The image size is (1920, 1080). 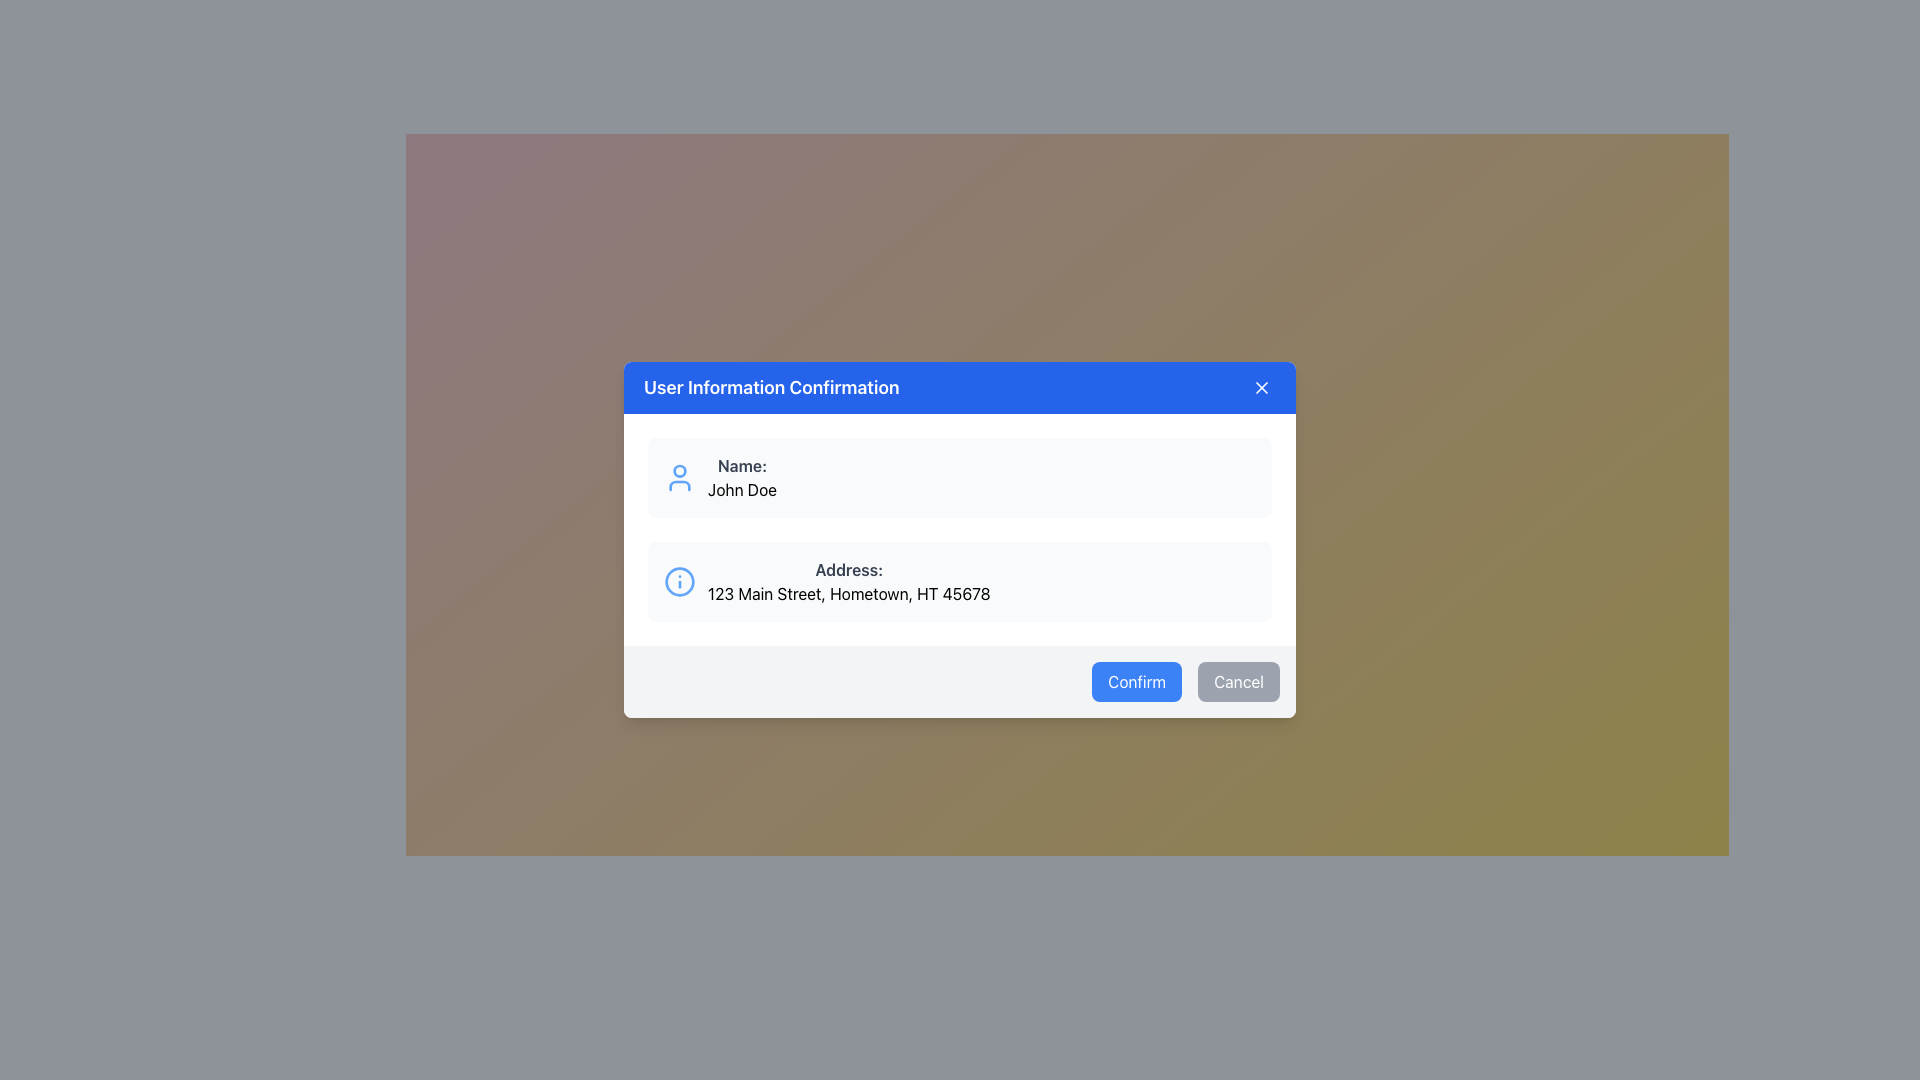 What do you see at coordinates (849, 570) in the screenshot?
I see `the text label that reads 'Address:' in bold, dark gray font, located in the 'User Information Confirmation' modal dialog, positioned above the address details` at bounding box center [849, 570].